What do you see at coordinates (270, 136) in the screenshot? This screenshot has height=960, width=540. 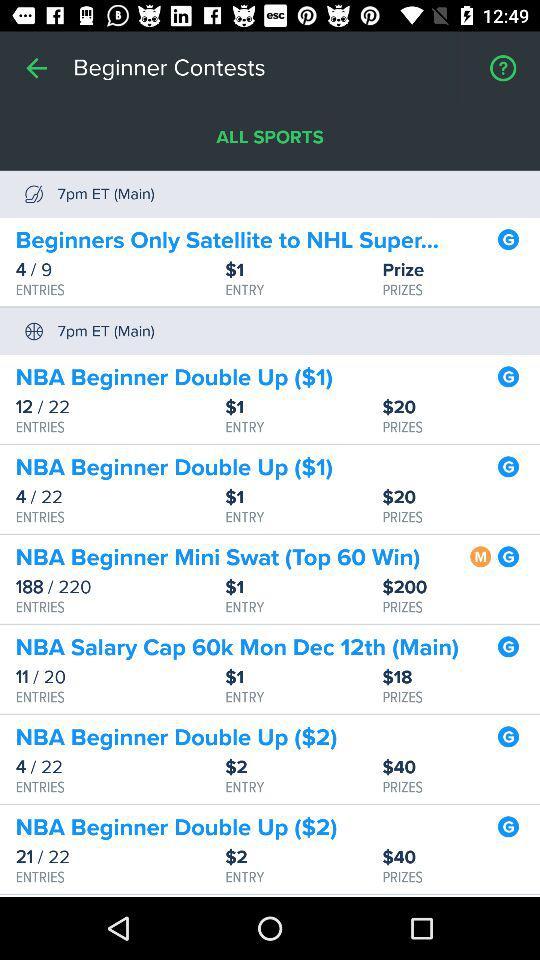 I see `all sports icon` at bounding box center [270, 136].